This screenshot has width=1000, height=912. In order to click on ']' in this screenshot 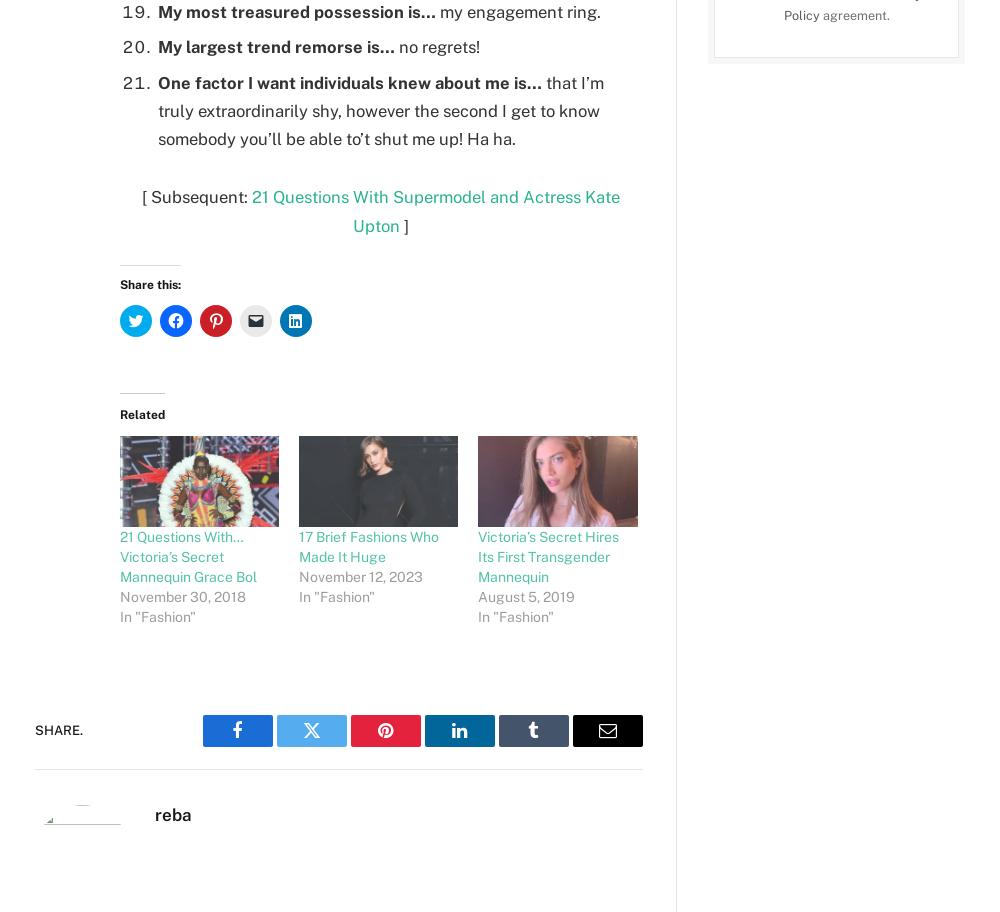, I will do `click(404, 223)`.